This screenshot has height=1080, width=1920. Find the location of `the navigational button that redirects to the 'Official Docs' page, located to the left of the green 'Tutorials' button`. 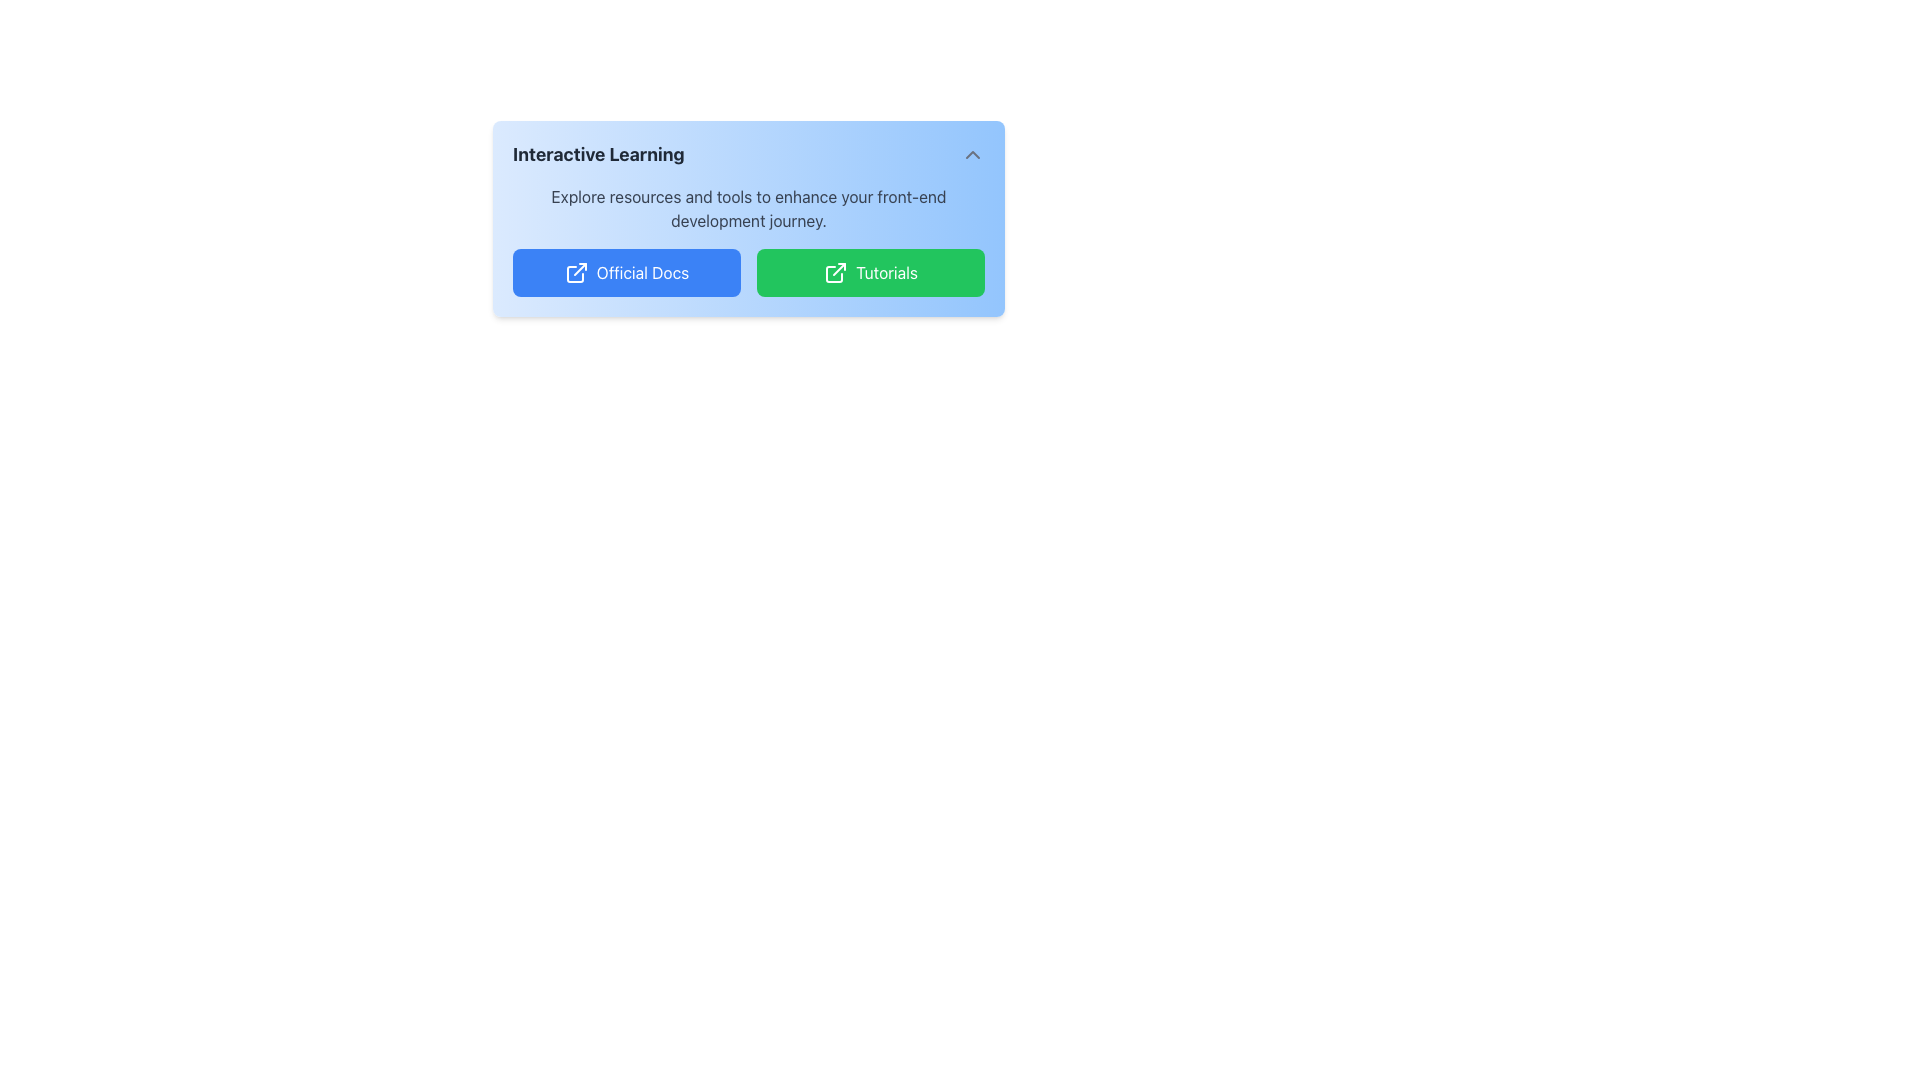

the navigational button that redirects to the 'Official Docs' page, located to the left of the green 'Tutorials' button is located at coordinates (626, 273).